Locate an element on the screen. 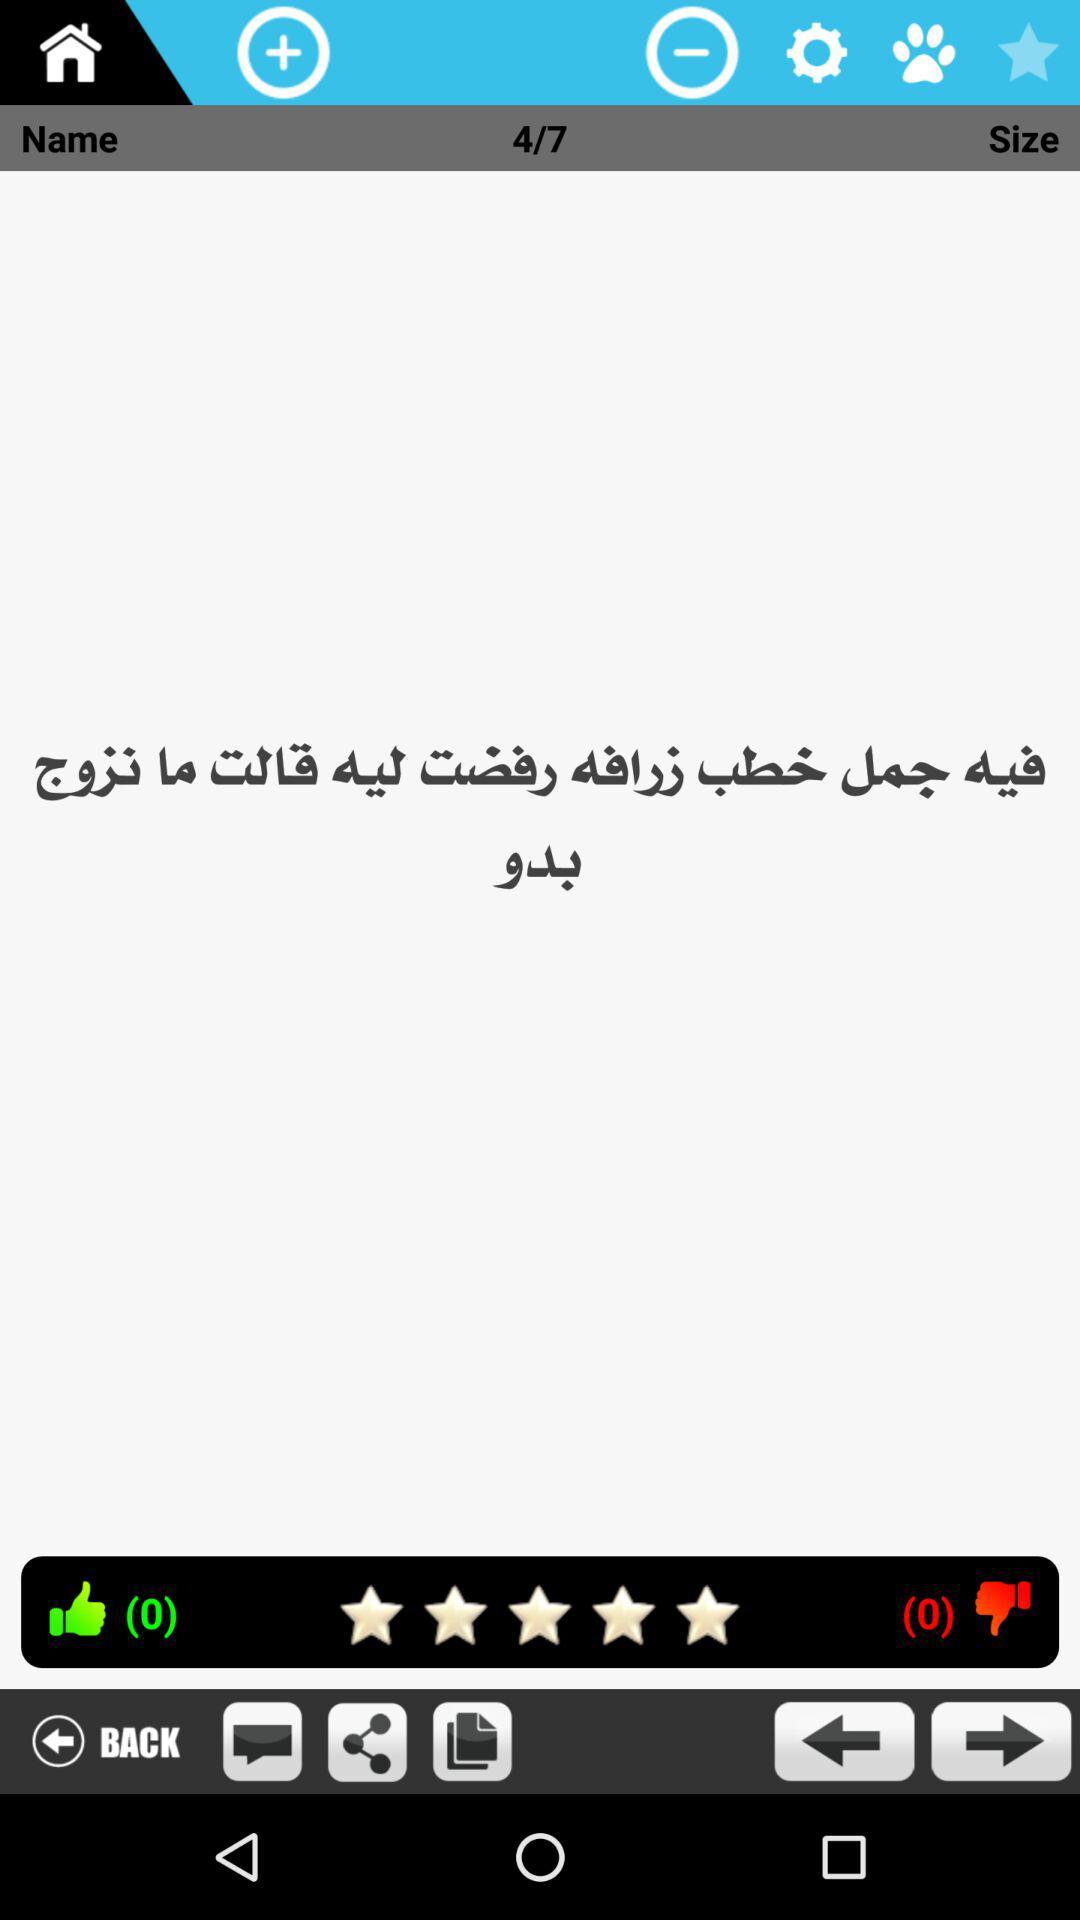 Image resolution: width=1080 pixels, height=1920 pixels. previous is located at coordinates (843, 1740).